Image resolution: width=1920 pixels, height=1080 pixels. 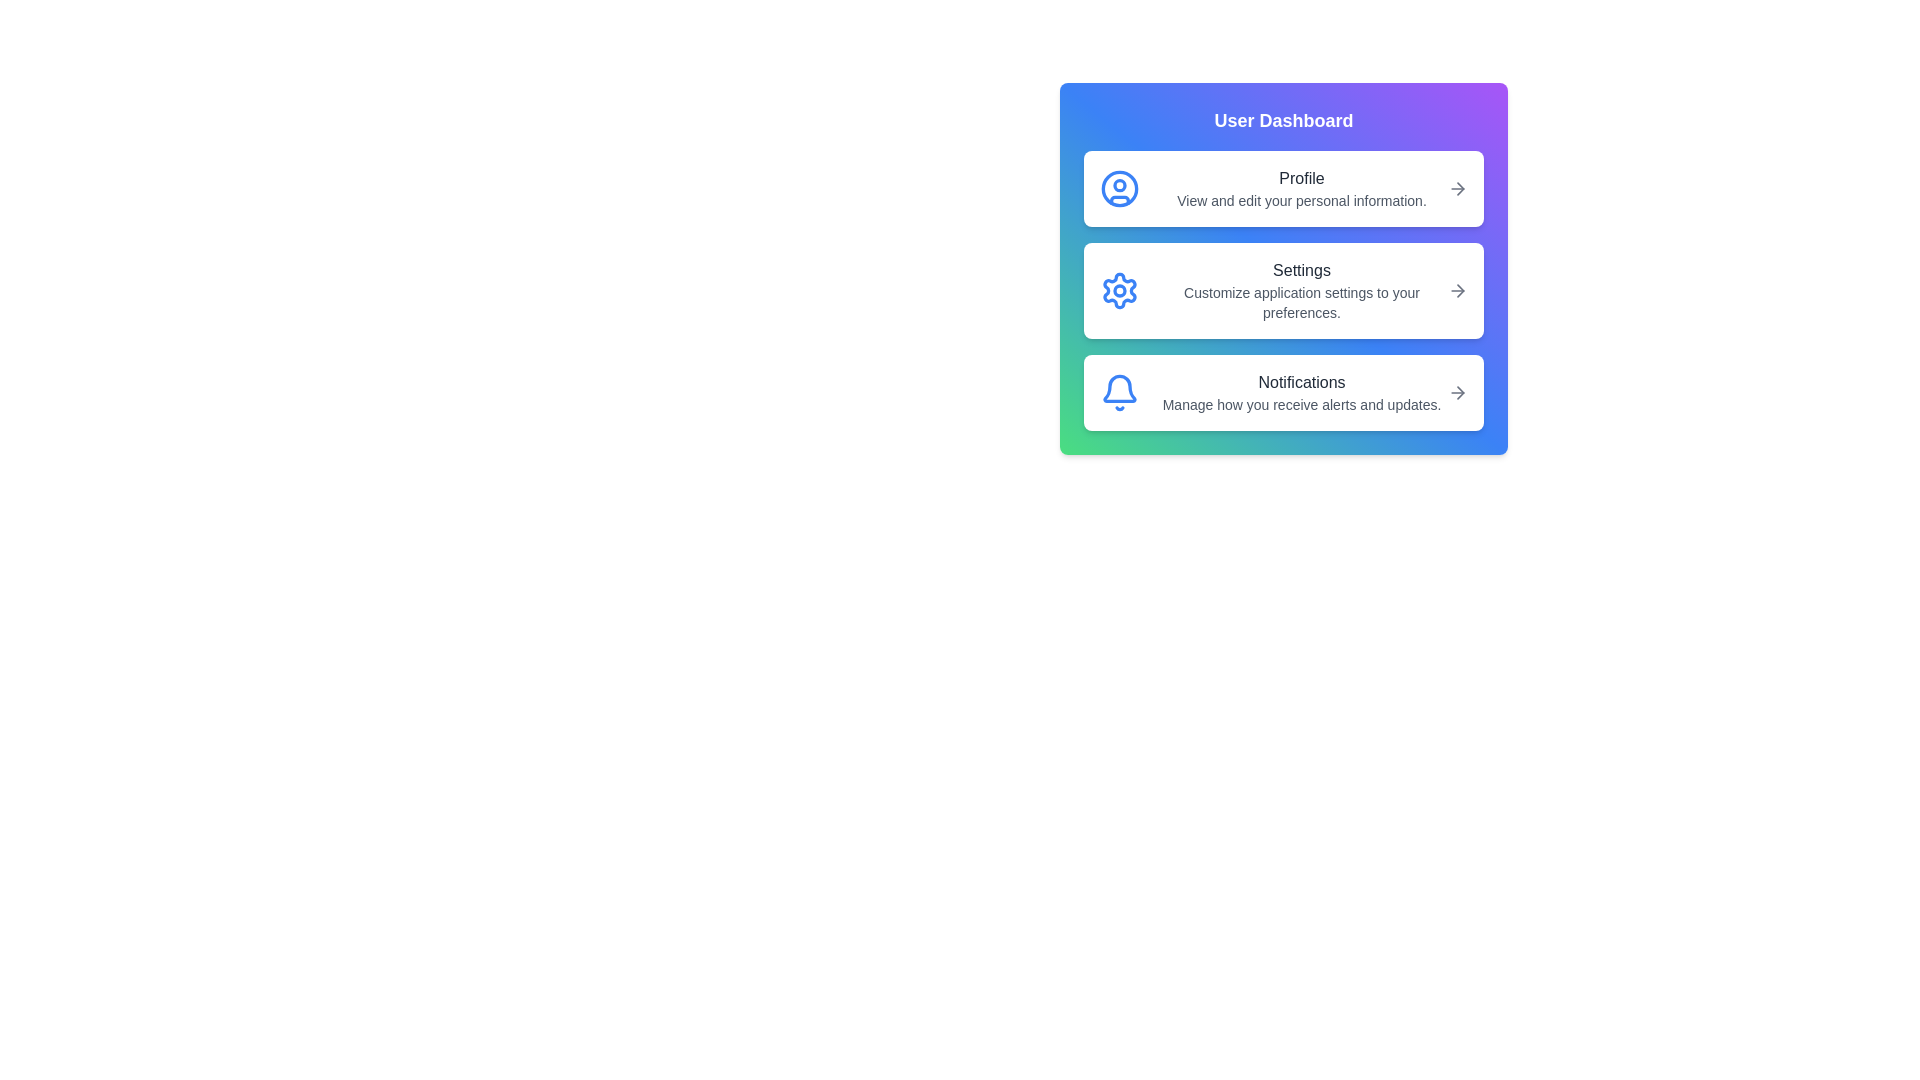 What do you see at coordinates (1283, 393) in the screenshot?
I see `the 'Notifications' button to manage alert preferences` at bounding box center [1283, 393].